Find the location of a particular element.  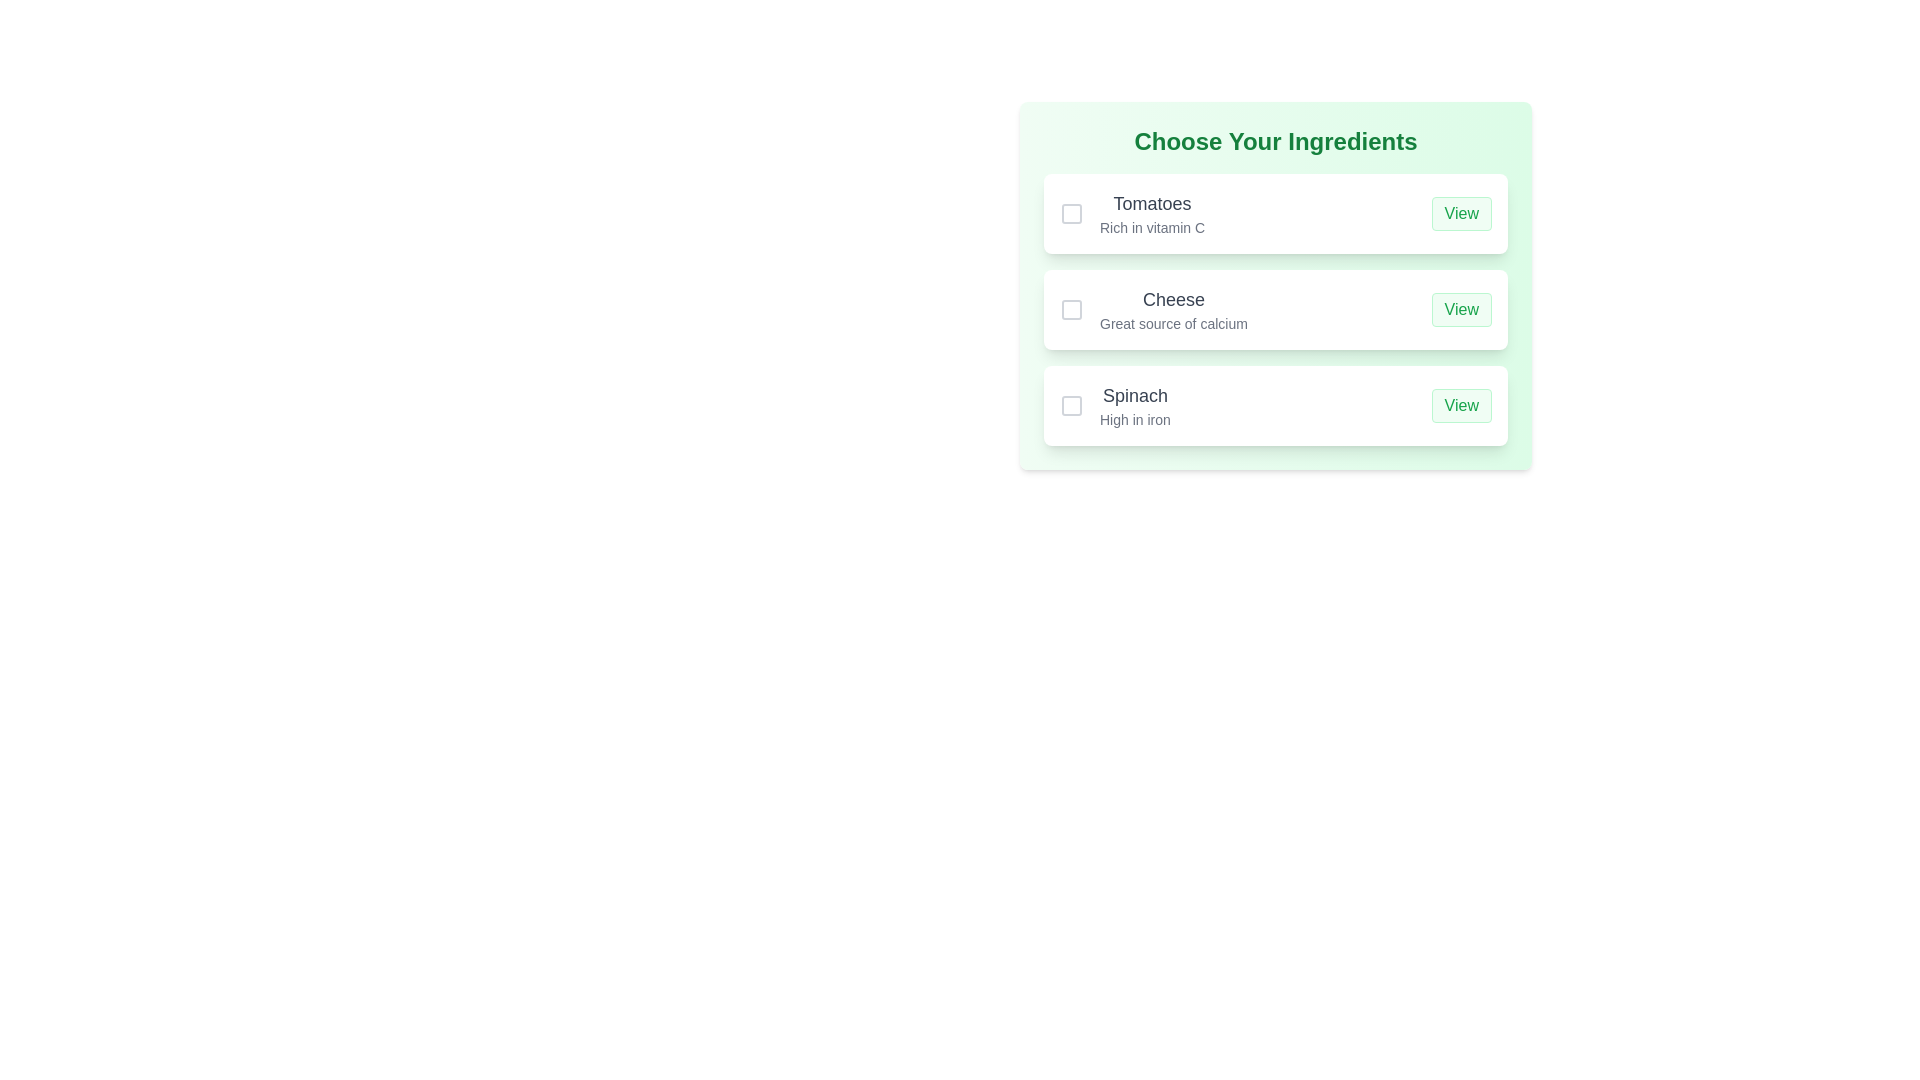

the text element that reads 'Rich in vitamin C', which is styled in a small font size and light gray color, located directly below the 'Tomatoes' label in the 'Choose Your Ingredients' section is located at coordinates (1152, 226).